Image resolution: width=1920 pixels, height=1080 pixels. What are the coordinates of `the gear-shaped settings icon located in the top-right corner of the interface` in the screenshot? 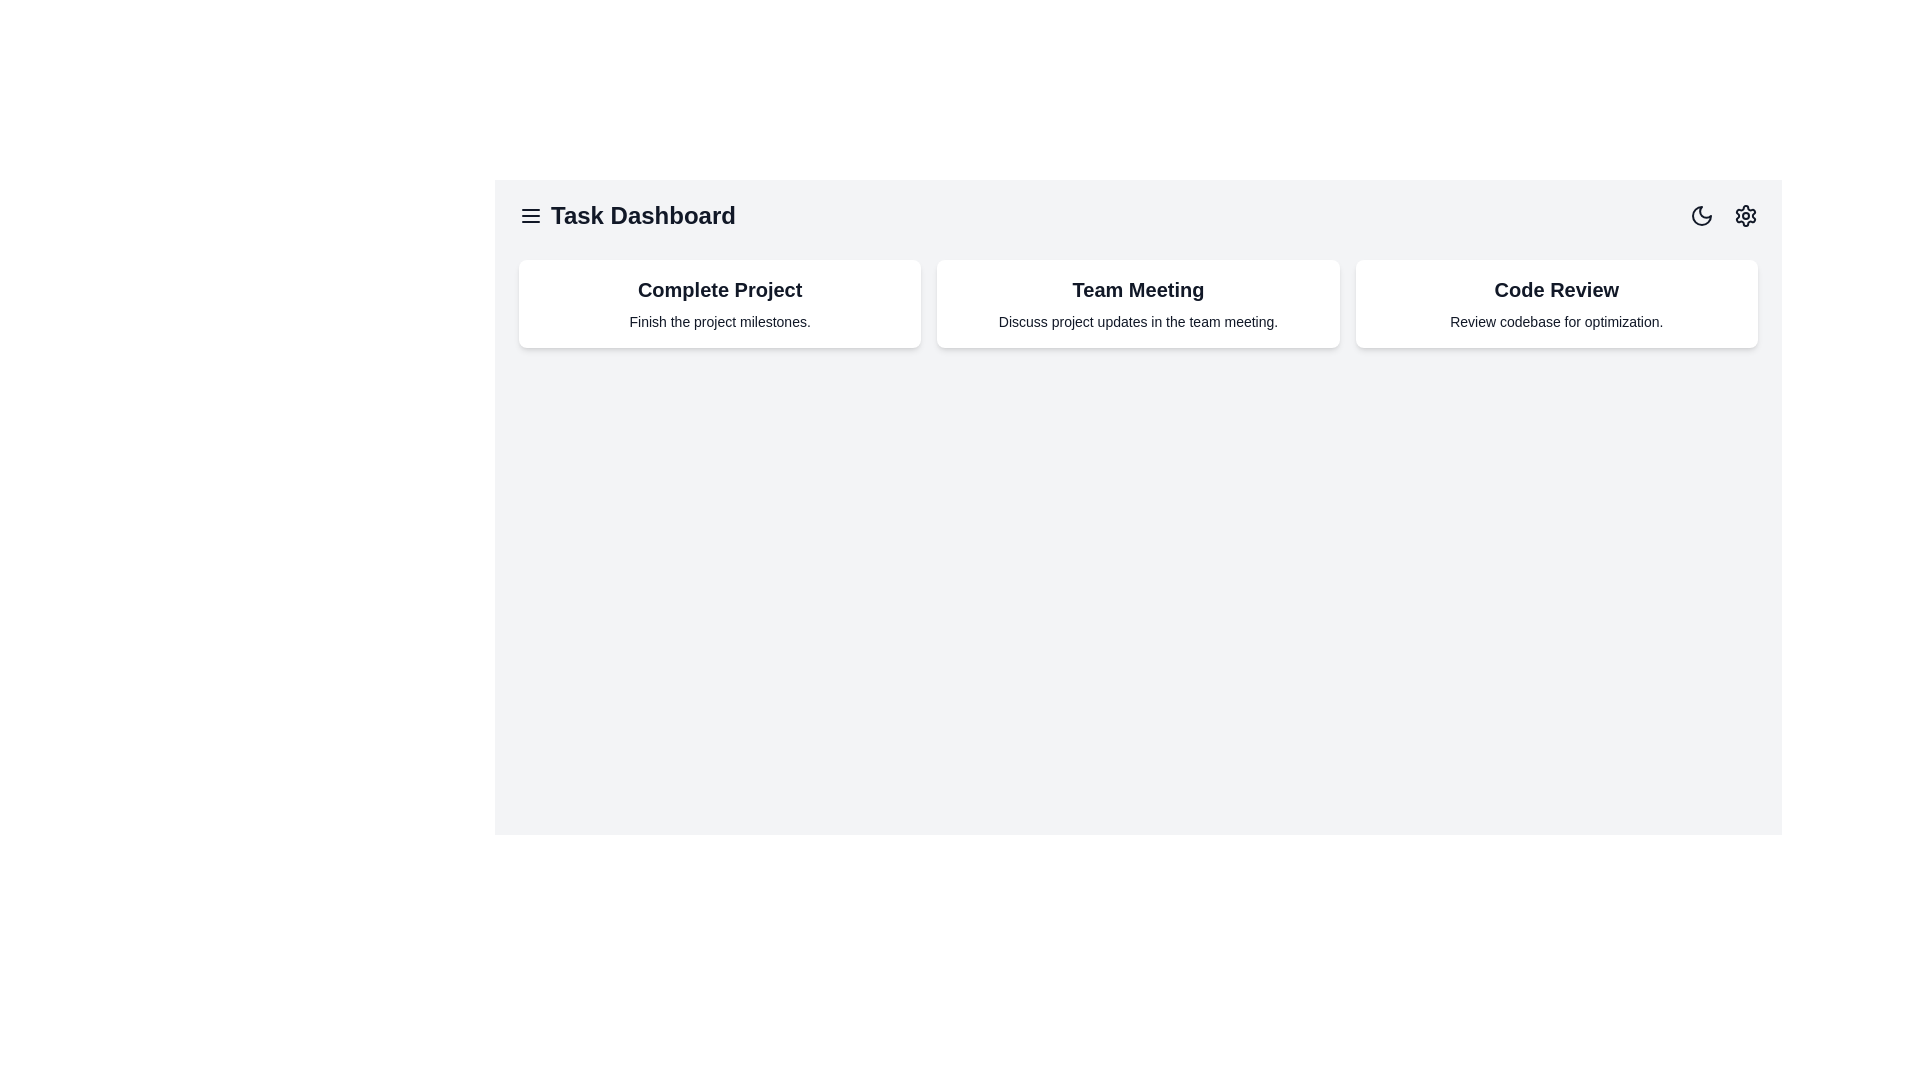 It's located at (1745, 216).